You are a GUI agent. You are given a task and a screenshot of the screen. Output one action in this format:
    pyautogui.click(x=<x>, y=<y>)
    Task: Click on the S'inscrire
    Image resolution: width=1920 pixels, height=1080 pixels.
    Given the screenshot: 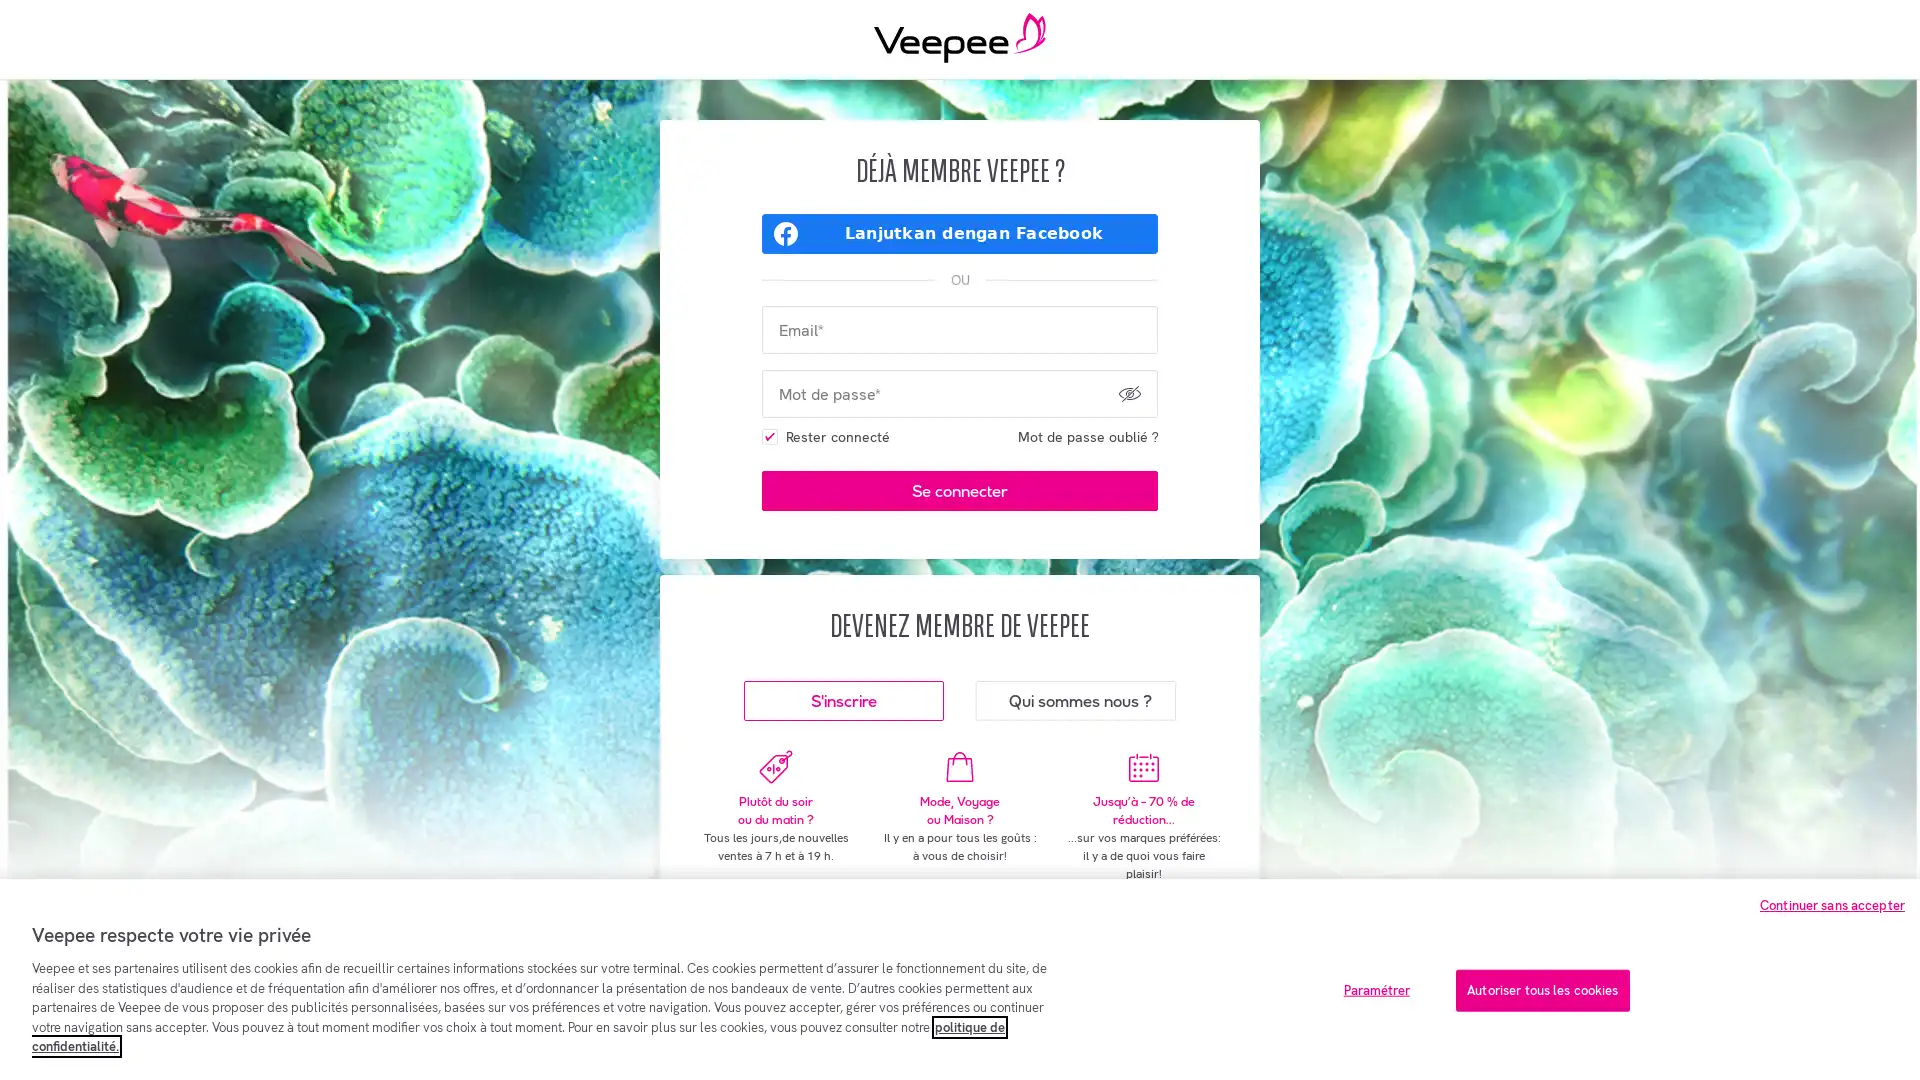 What is the action you would take?
    pyautogui.click(x=844, y=700)
    